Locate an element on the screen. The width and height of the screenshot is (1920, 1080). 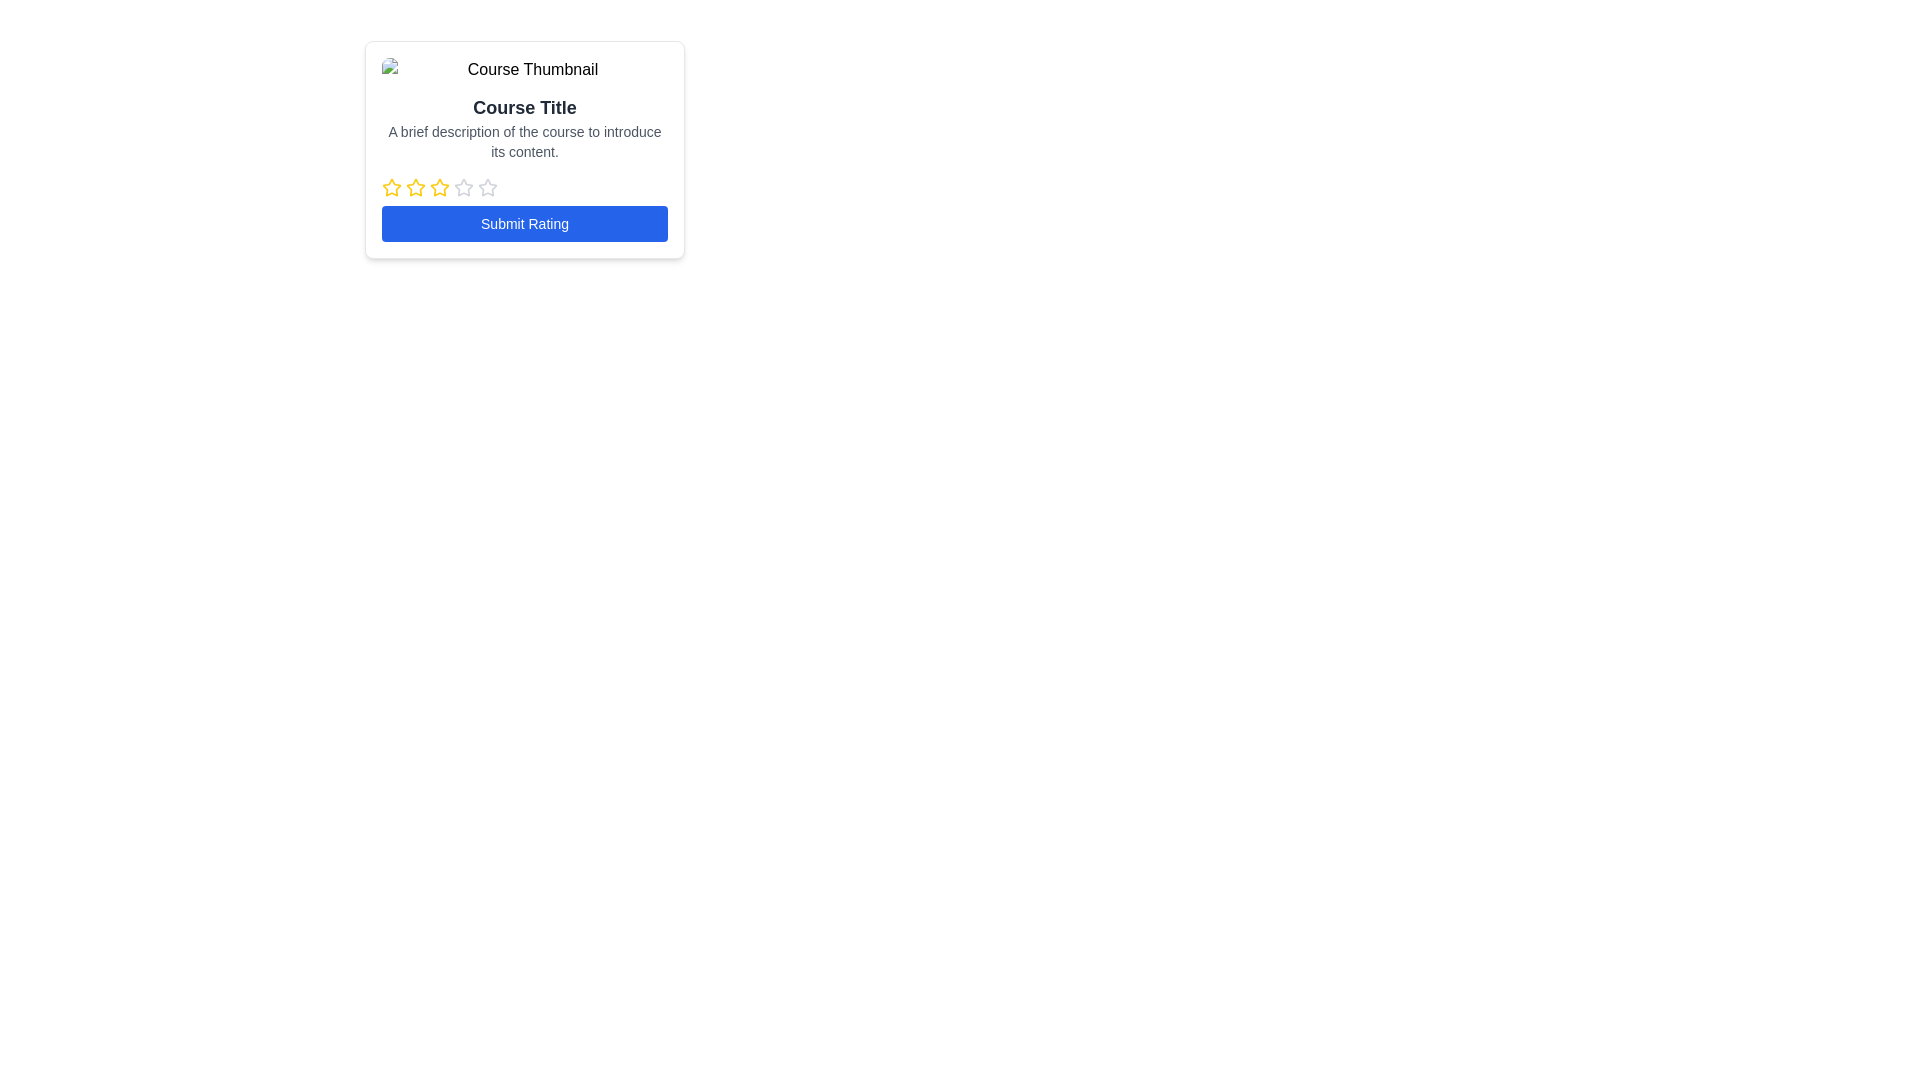
the submit button located at the bottom of the course card layout is located at coordinates (524, 223).